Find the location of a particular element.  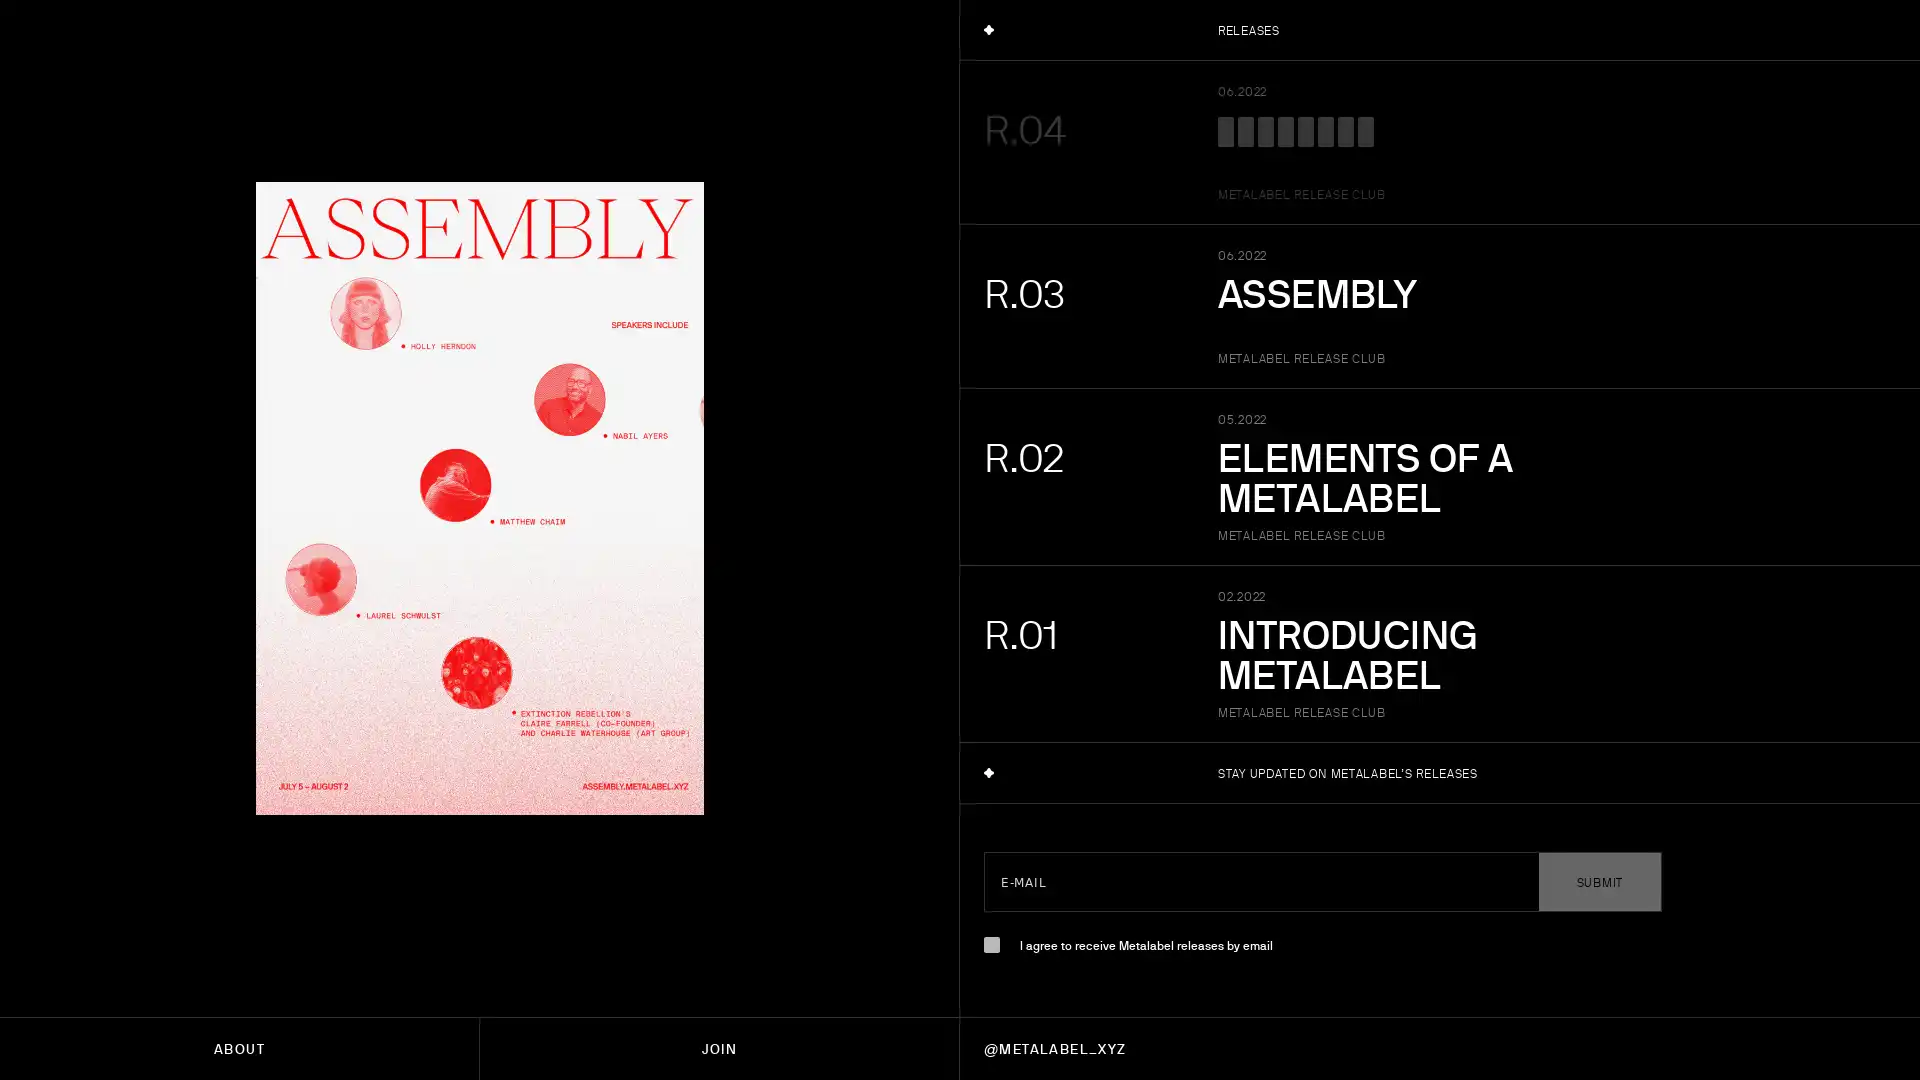

SUBMIT is located at coordinates (1598, 881).